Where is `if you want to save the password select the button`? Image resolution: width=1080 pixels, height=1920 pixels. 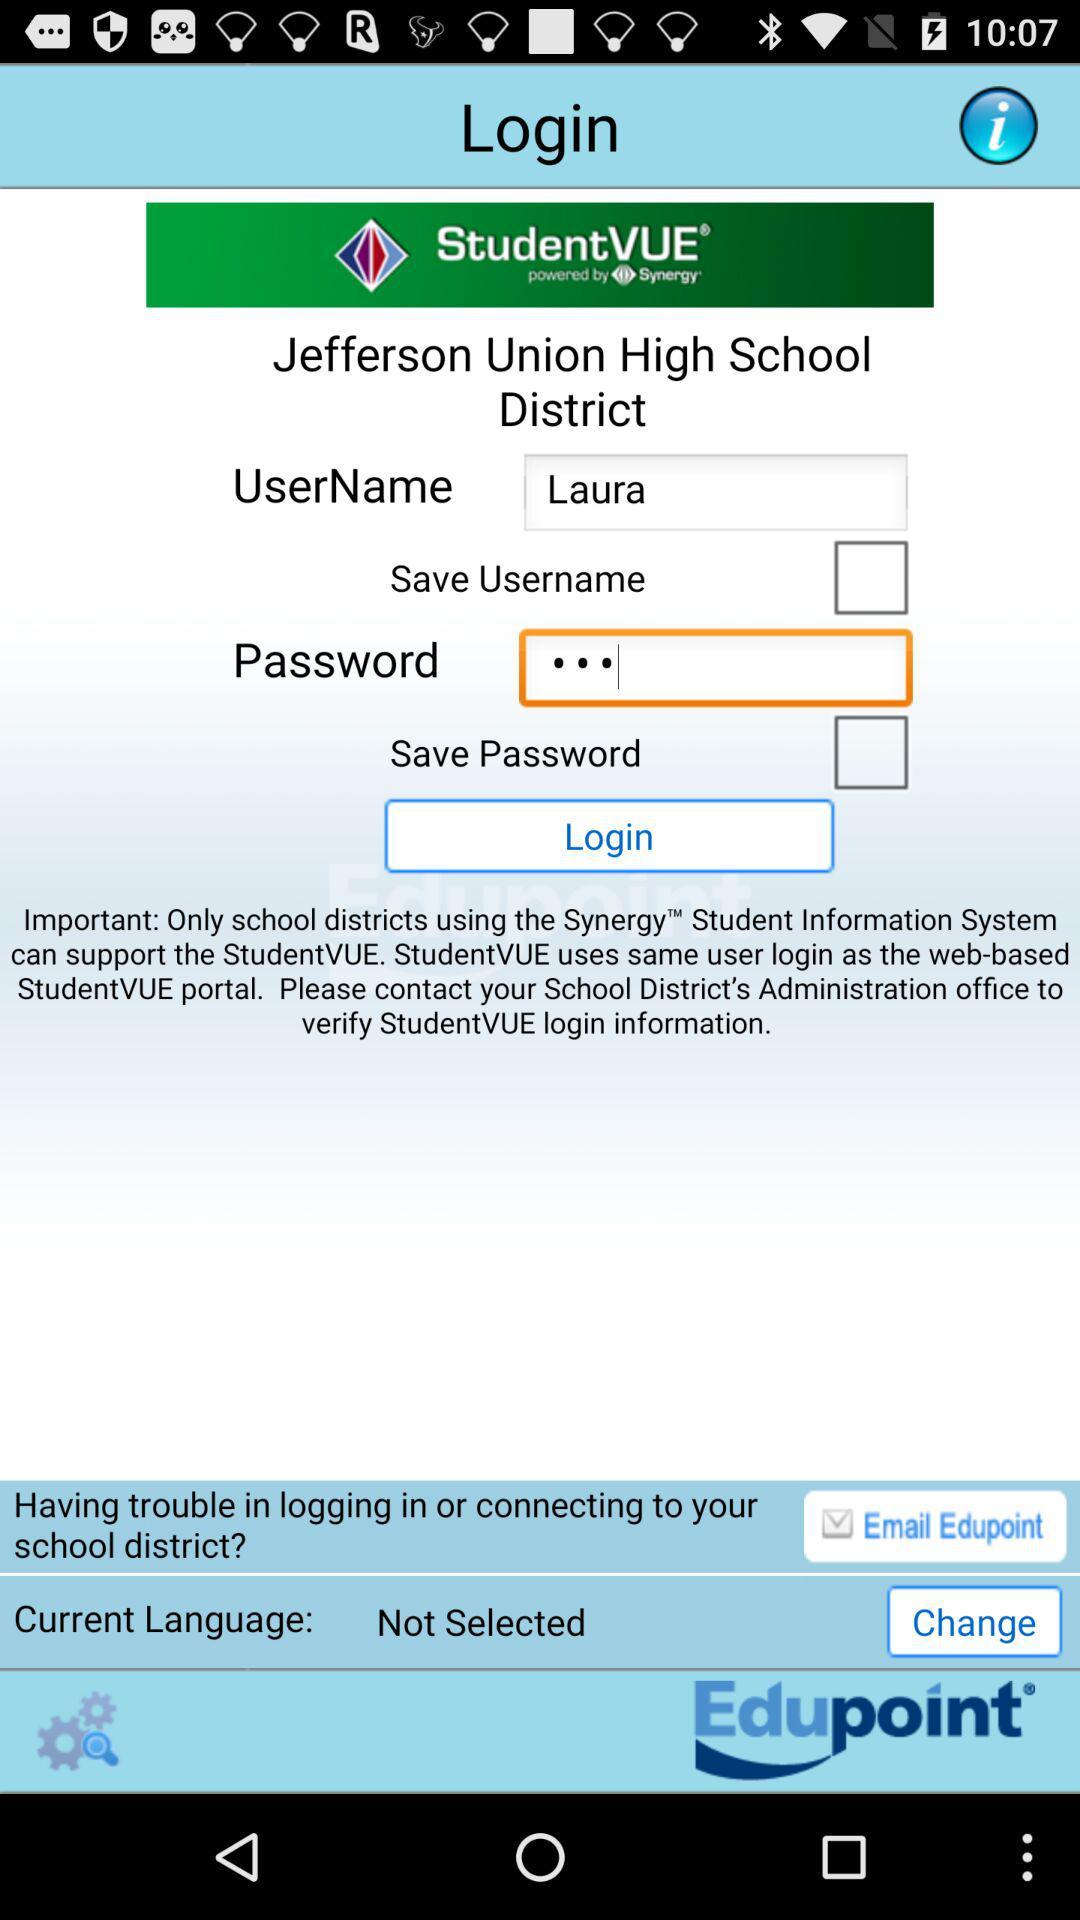 if you want to save the password select the button is located at coordinates (865, 749).